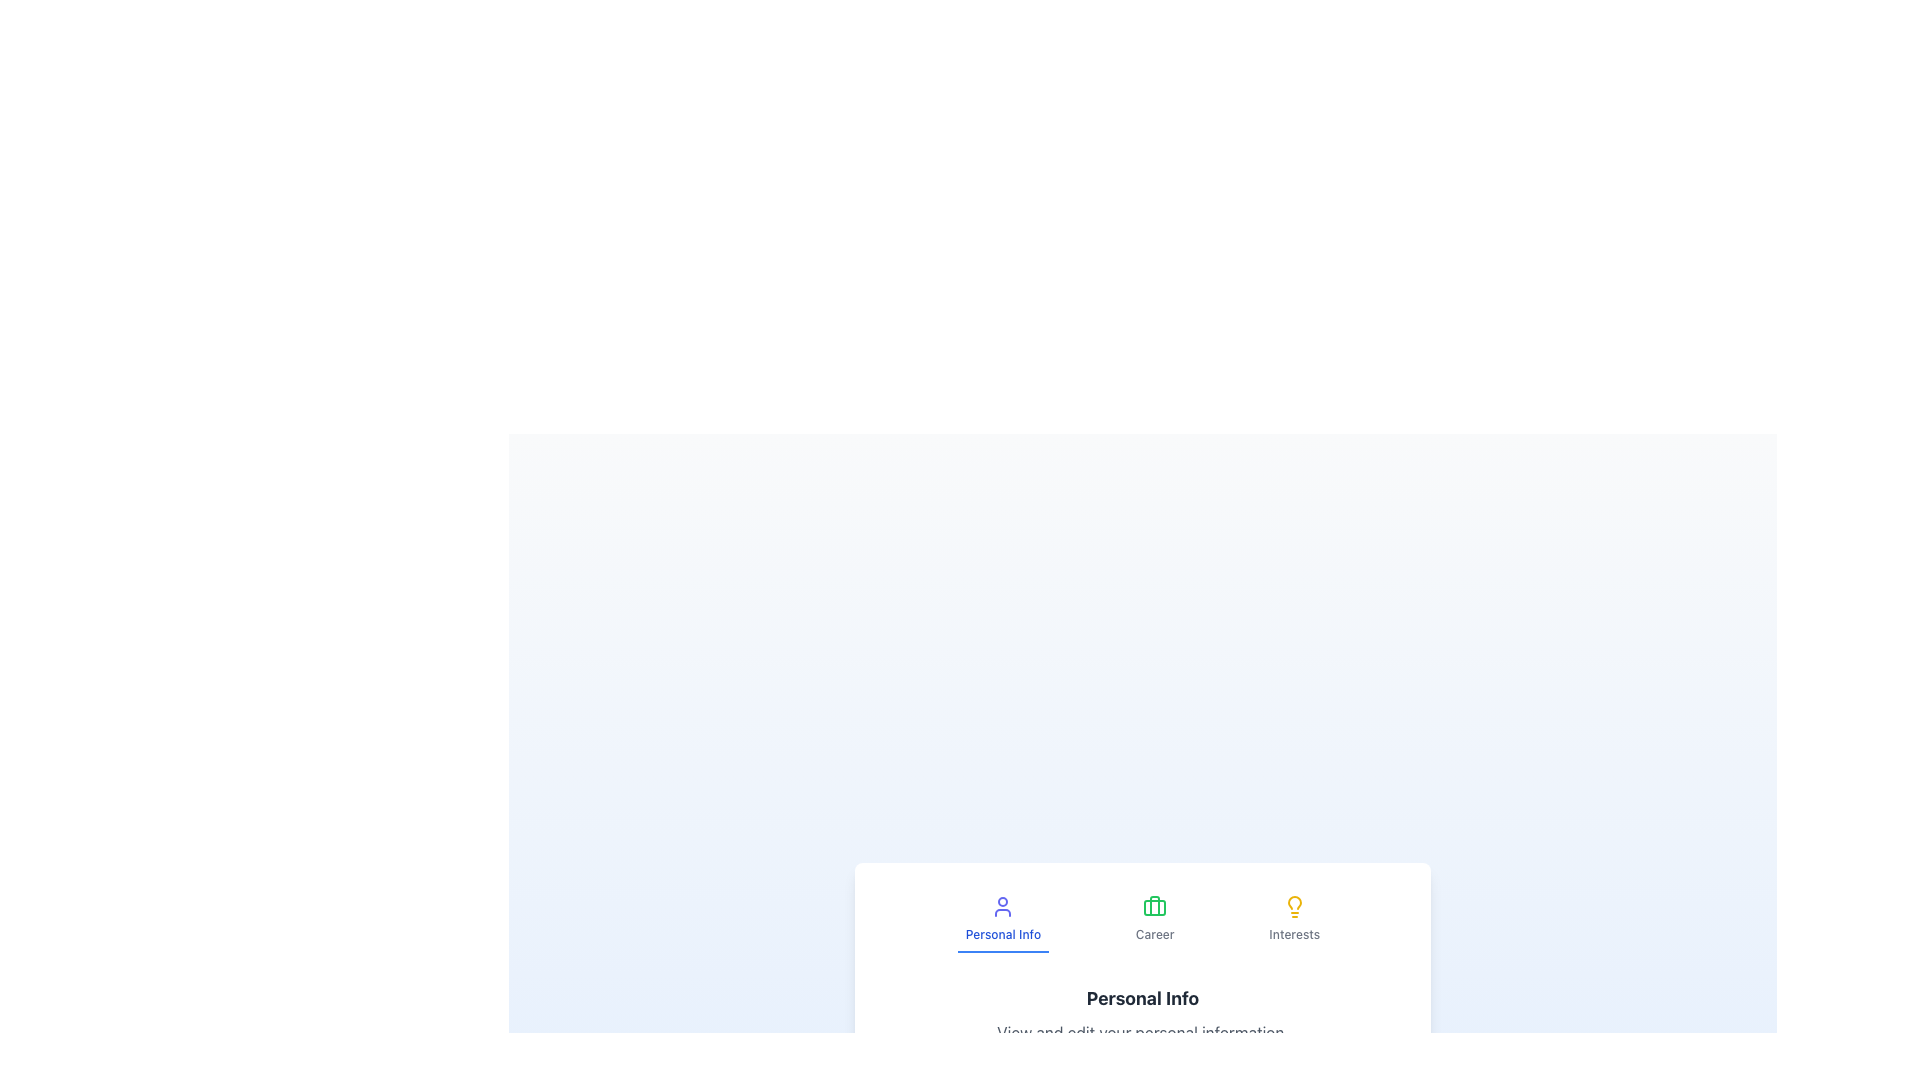  I want to click on the 'Interests' text label located beneath the lightbulb icon in the third position among three similar groups in the top center panel, so click(1294, 934).